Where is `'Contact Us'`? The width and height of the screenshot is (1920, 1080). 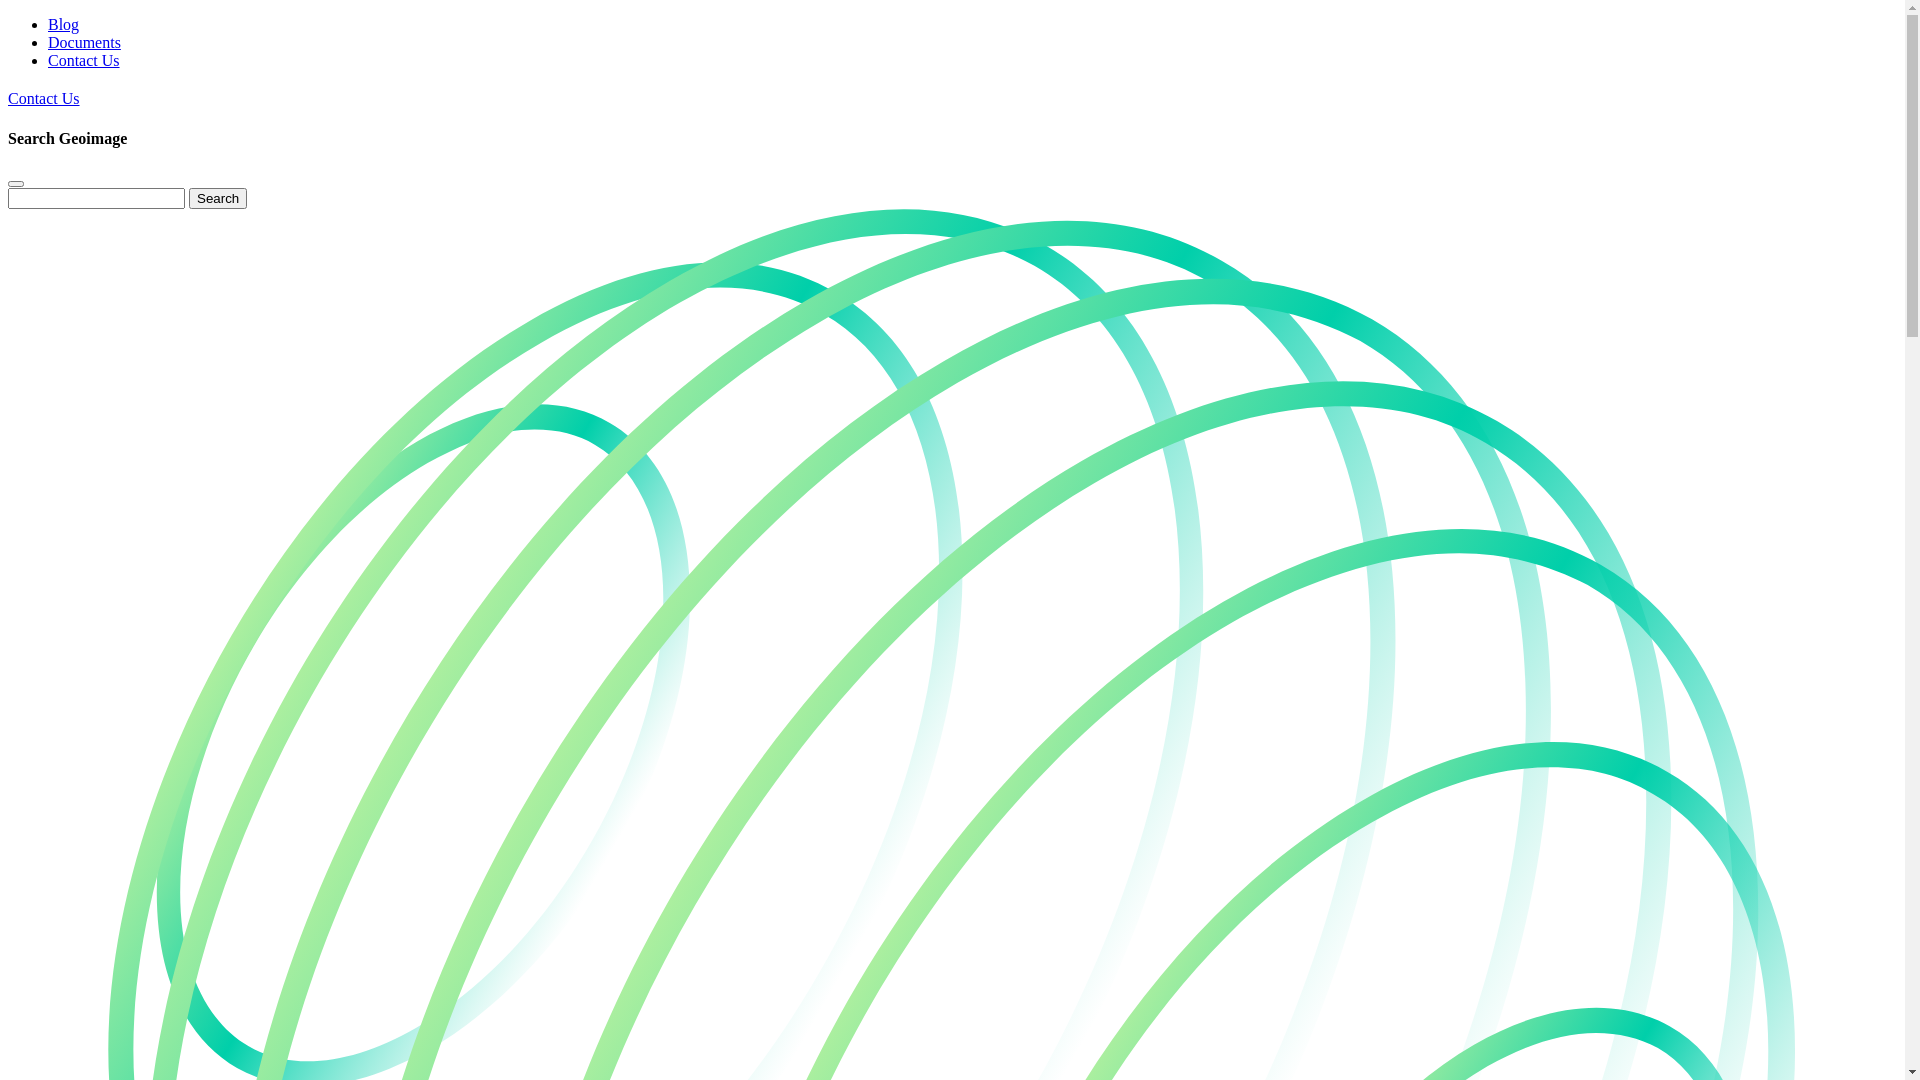
'Contact Us' is located at coordinates (48, 59).